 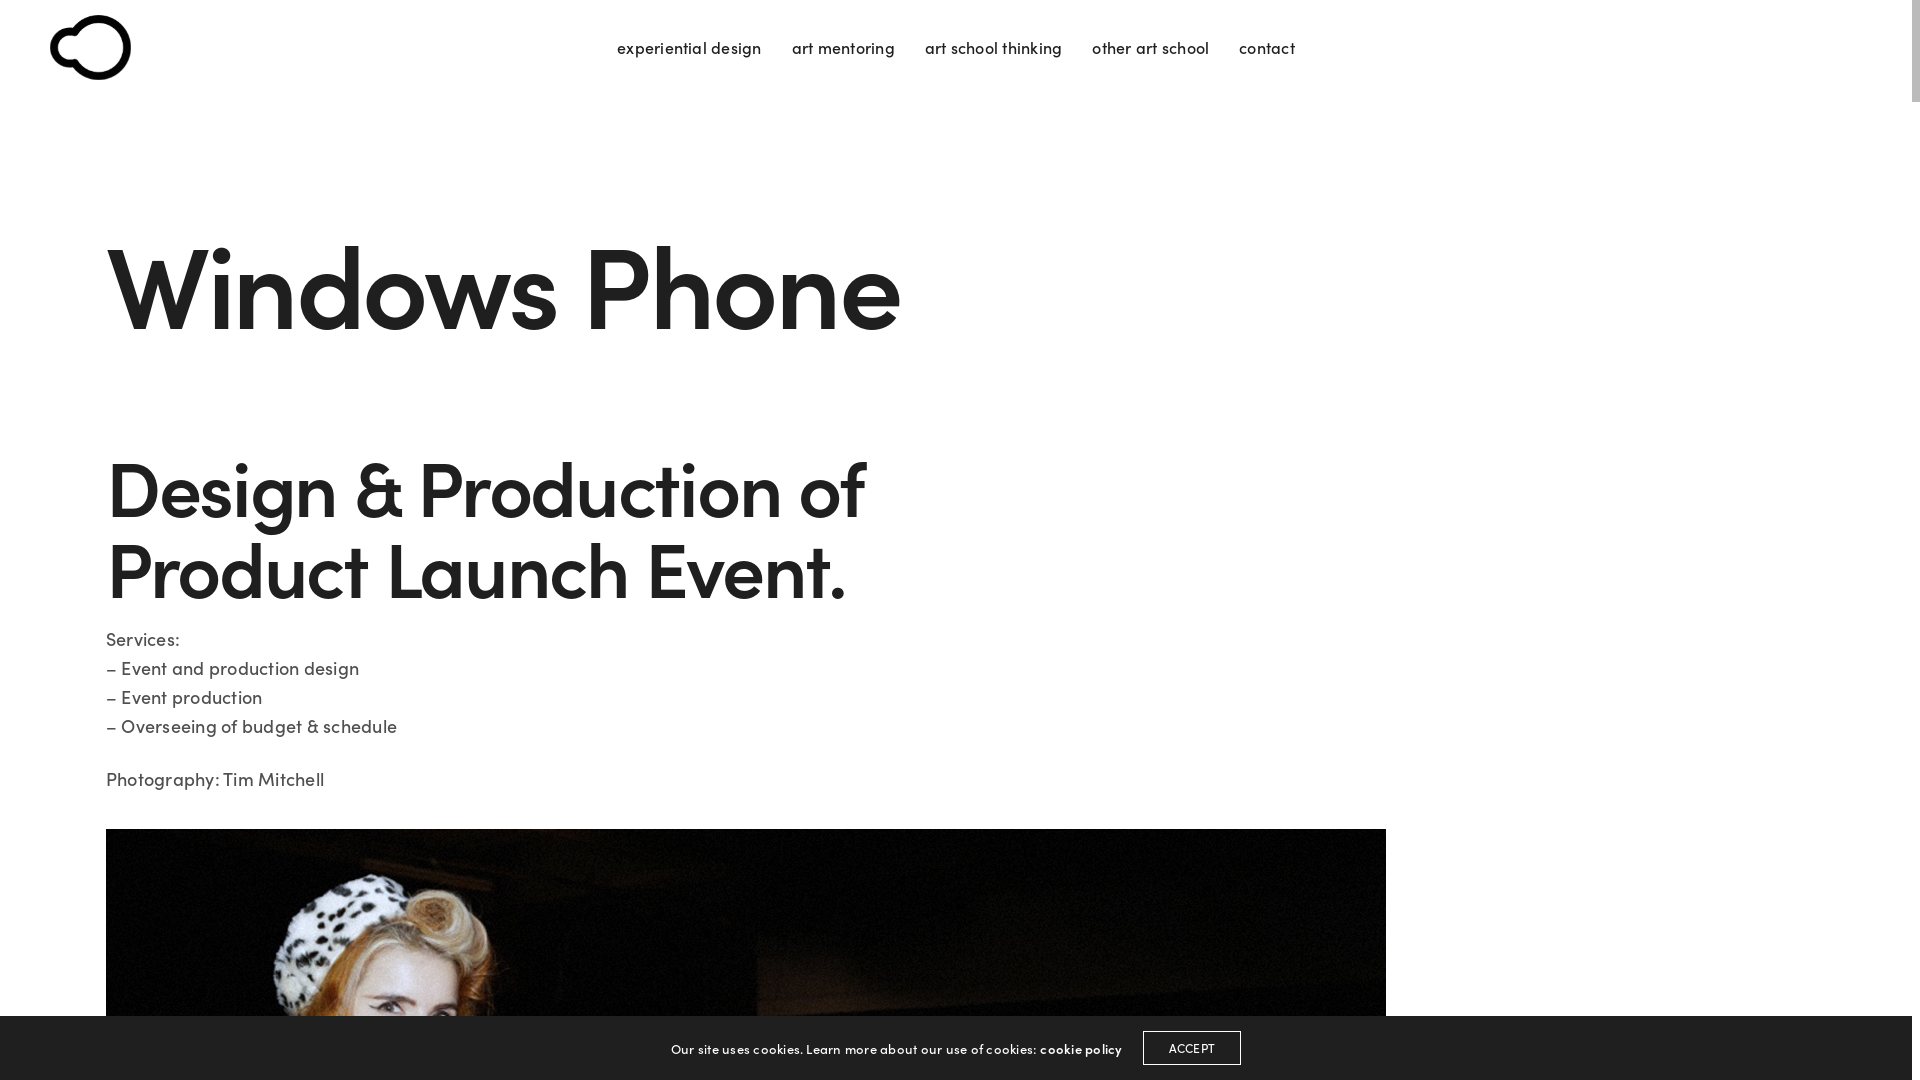 I want to click on 'Mr Board', so click(x=89, y=46).